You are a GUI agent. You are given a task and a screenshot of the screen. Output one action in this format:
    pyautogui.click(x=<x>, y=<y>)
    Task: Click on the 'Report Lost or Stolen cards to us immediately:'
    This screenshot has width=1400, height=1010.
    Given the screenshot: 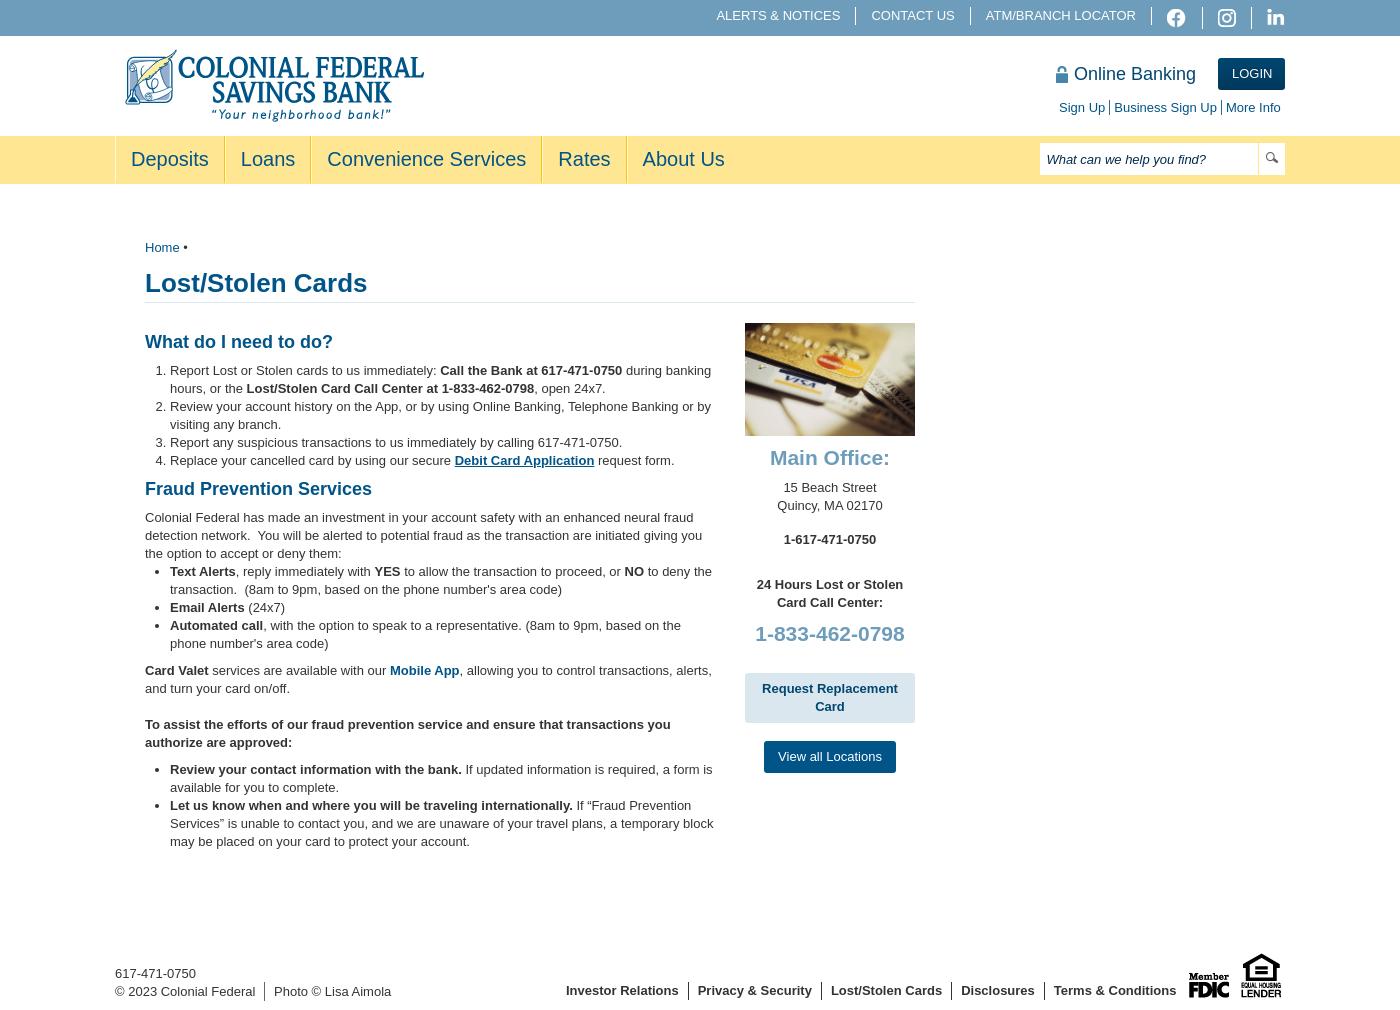 What is the action you would take?
    pyautogui.click(x=305, y=370)
    